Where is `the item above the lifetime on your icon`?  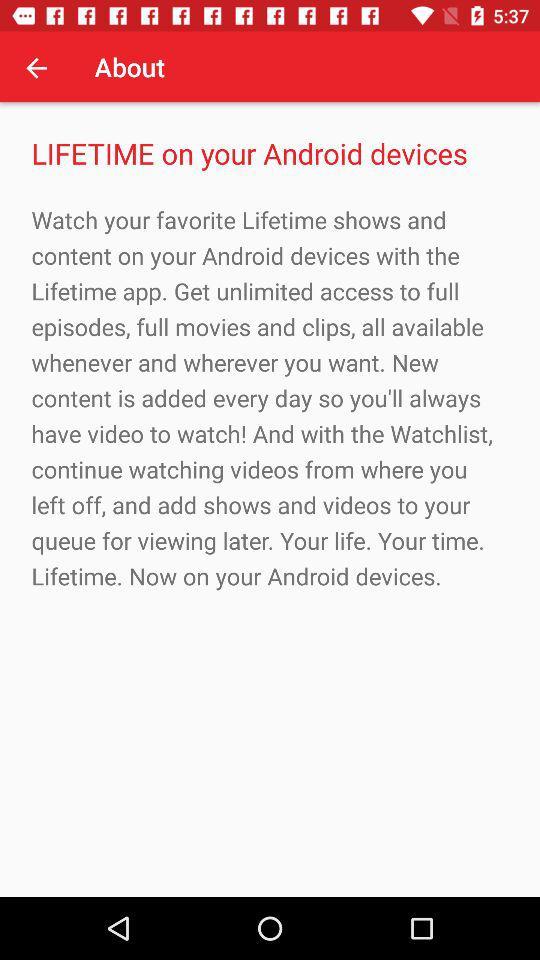
the item above the lifetime on your icon is located at coordinates (36, 67).